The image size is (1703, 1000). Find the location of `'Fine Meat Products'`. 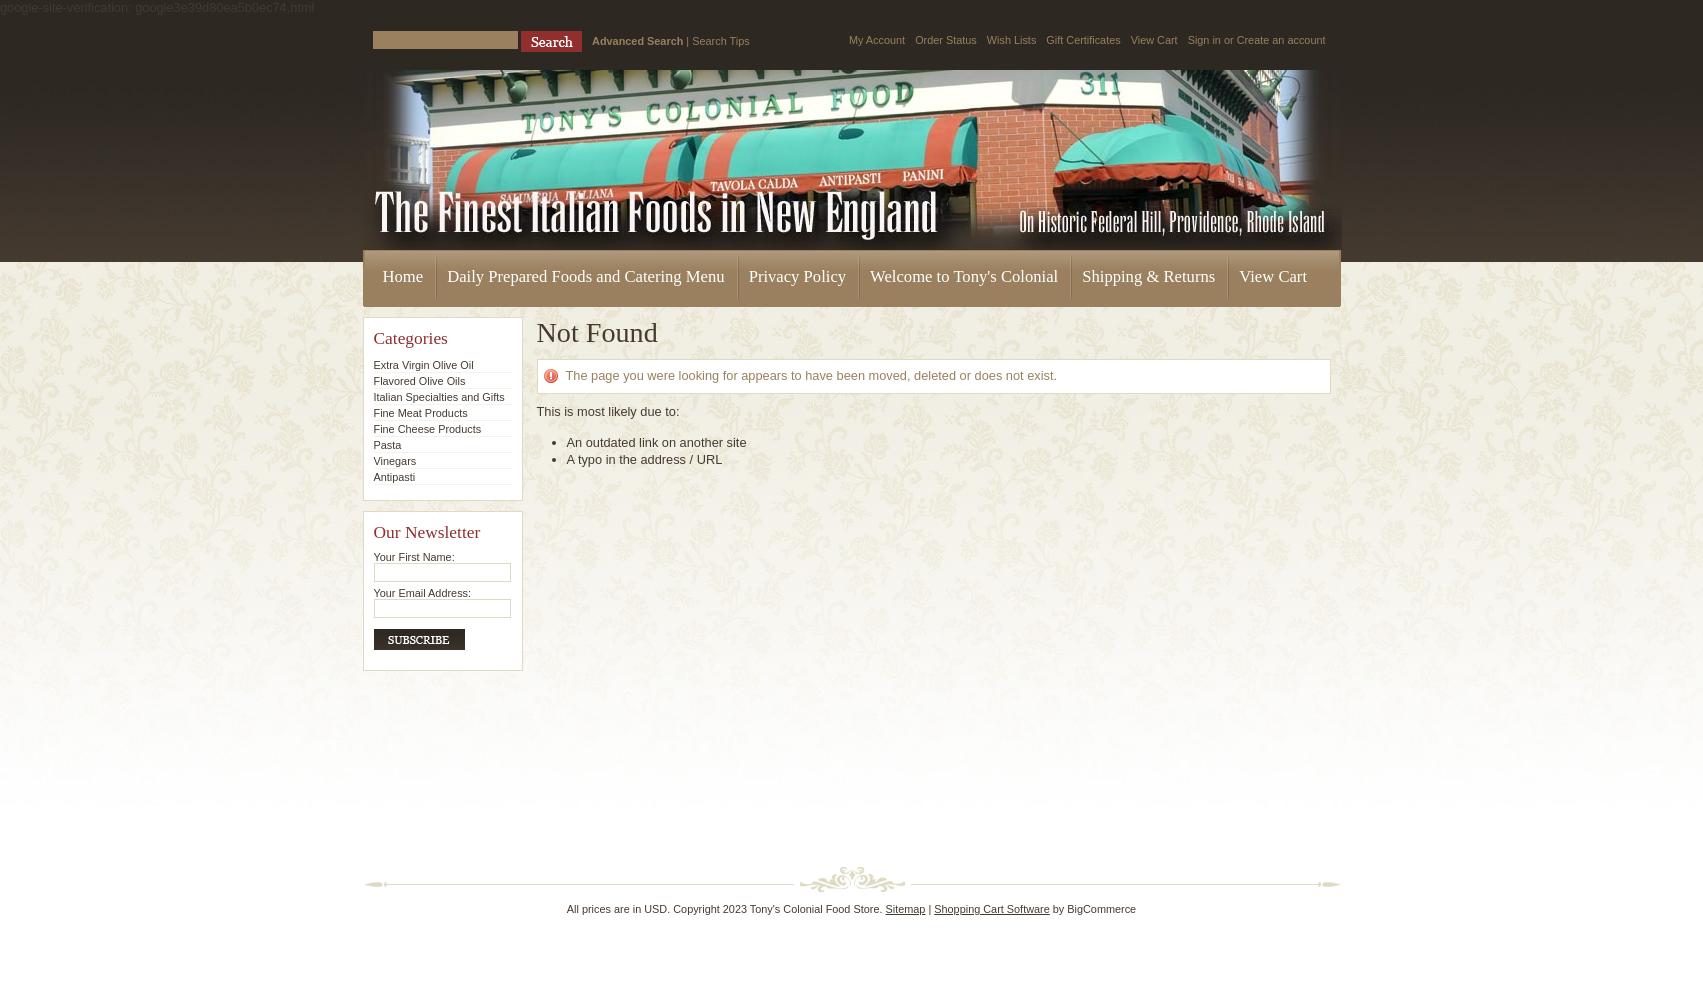

'Fine Meat Products' is located at coordinates (419, 413).